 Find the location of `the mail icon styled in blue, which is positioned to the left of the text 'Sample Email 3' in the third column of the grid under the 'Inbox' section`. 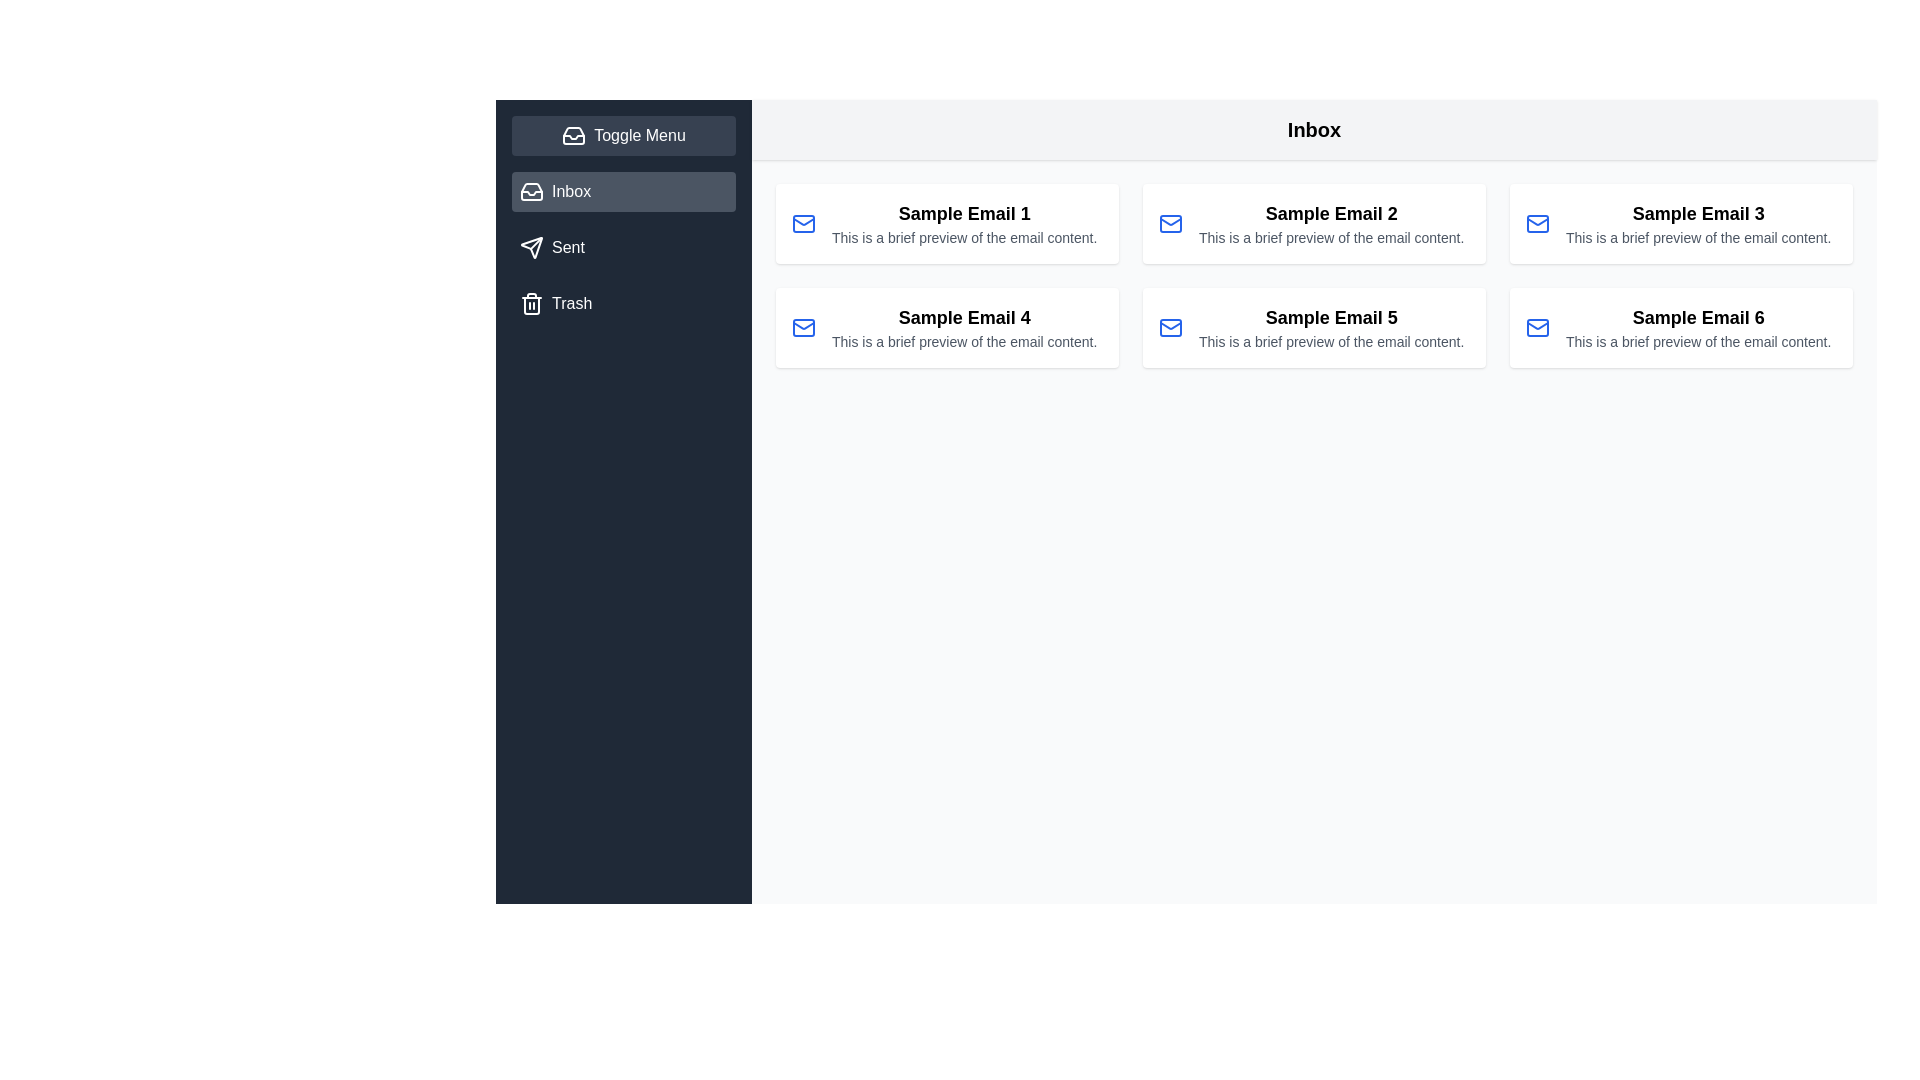

the mail icon styled in blue, which is positioned to the left of the text 'Sample Email 3' in the third column of the grid under the 'Inbox' section is located at coordinates (1536, 223).